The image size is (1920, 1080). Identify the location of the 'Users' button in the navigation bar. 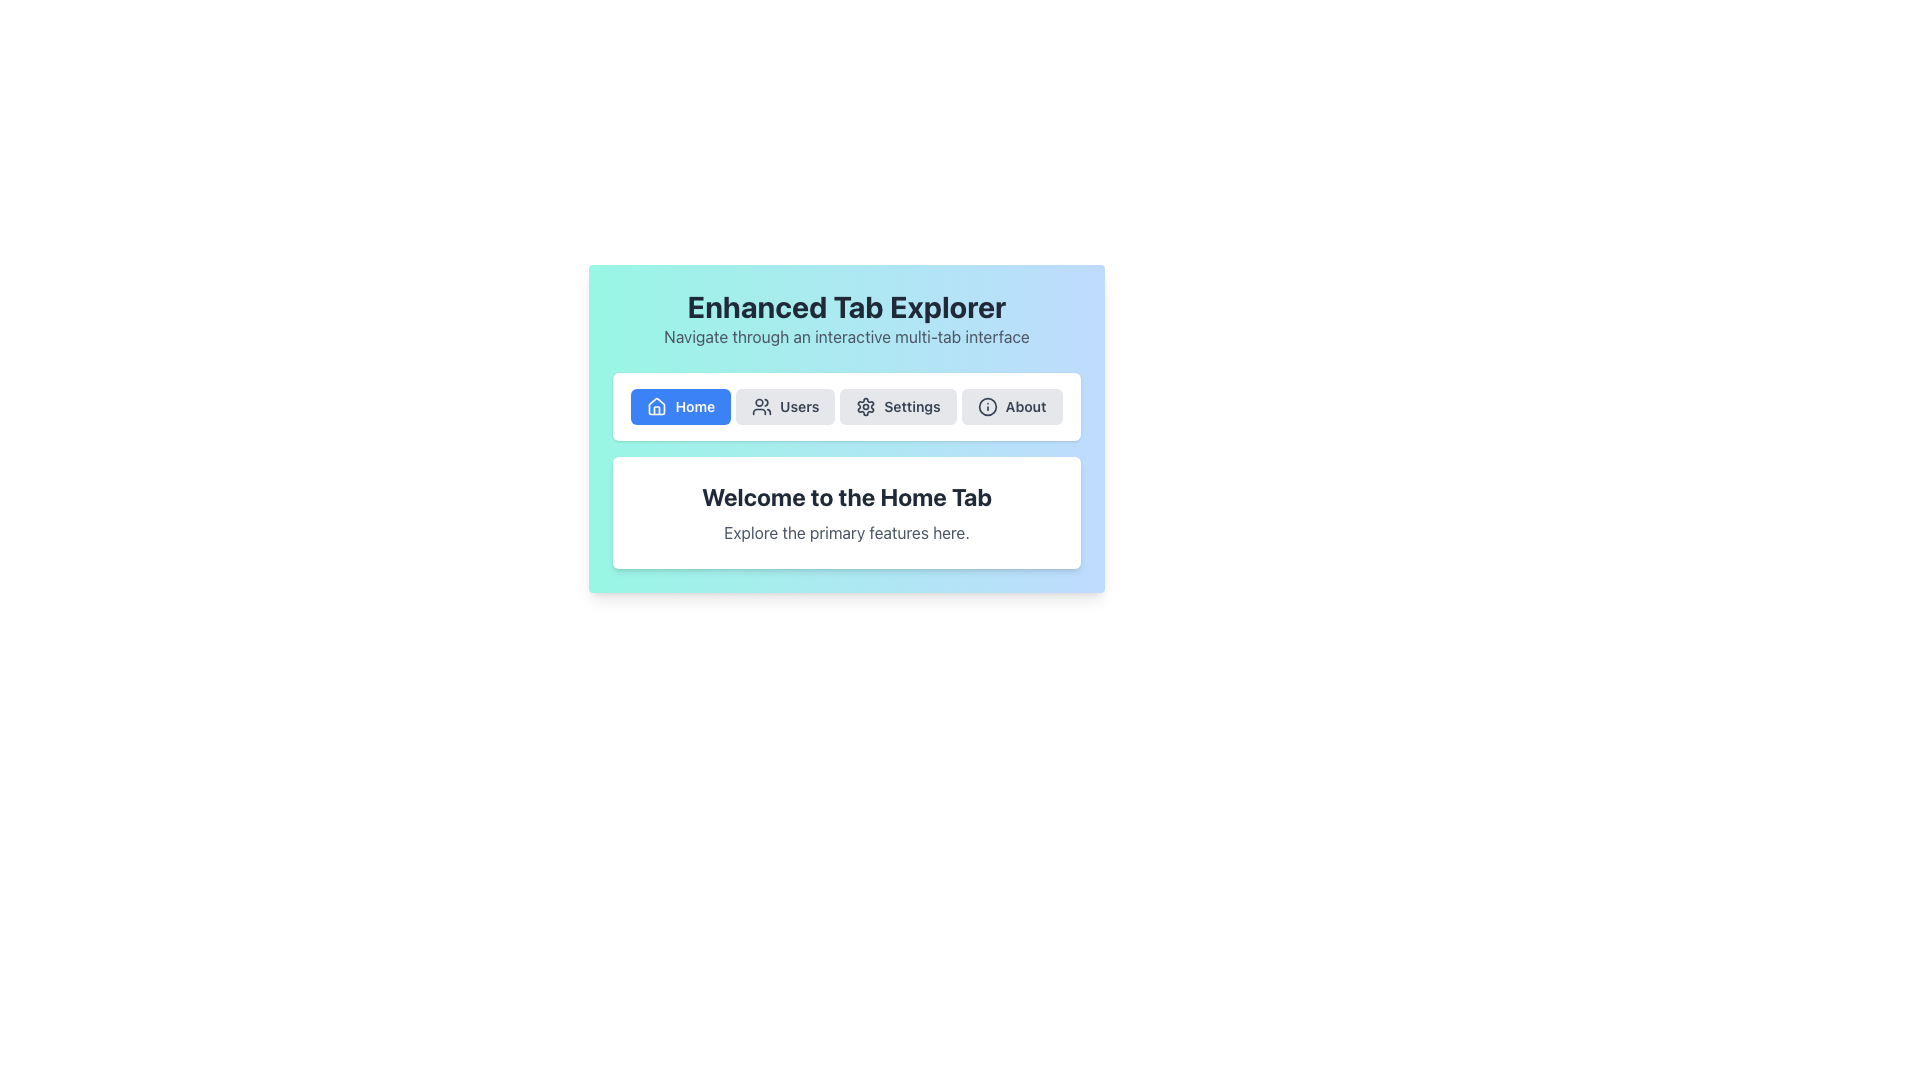
(784, 406).